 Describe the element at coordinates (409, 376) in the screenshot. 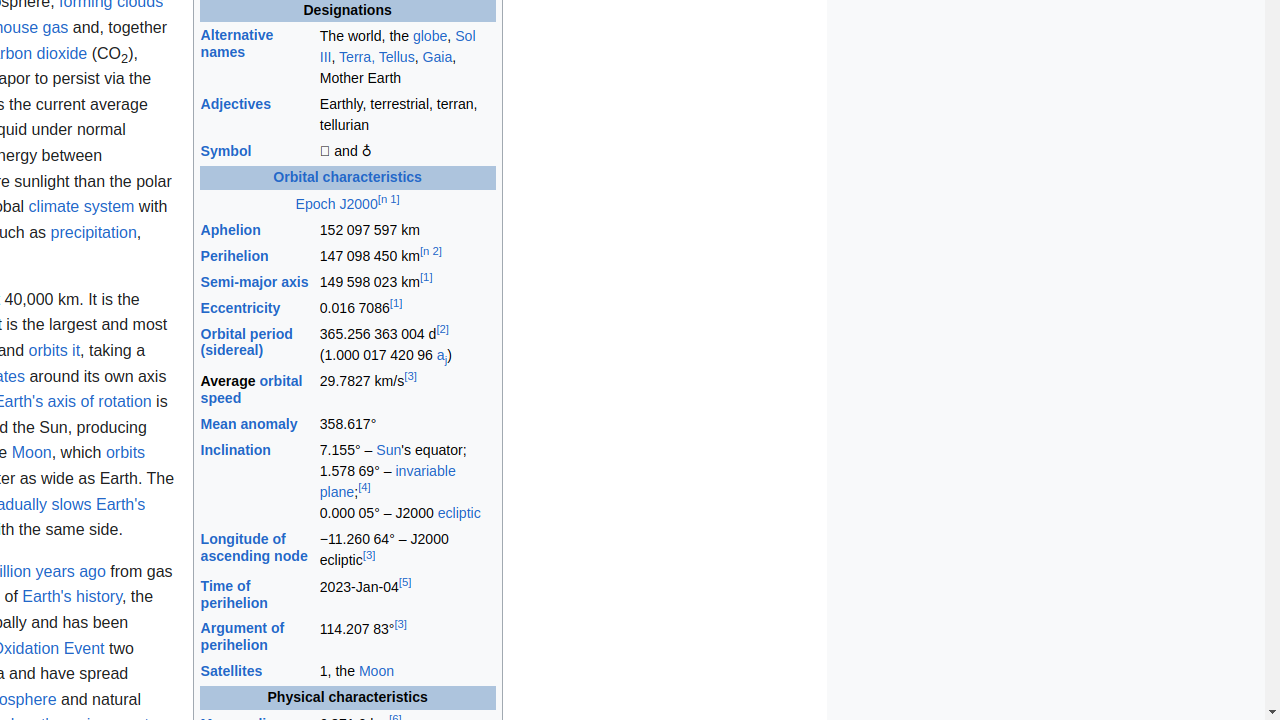

I see `'[3]'` at that location.